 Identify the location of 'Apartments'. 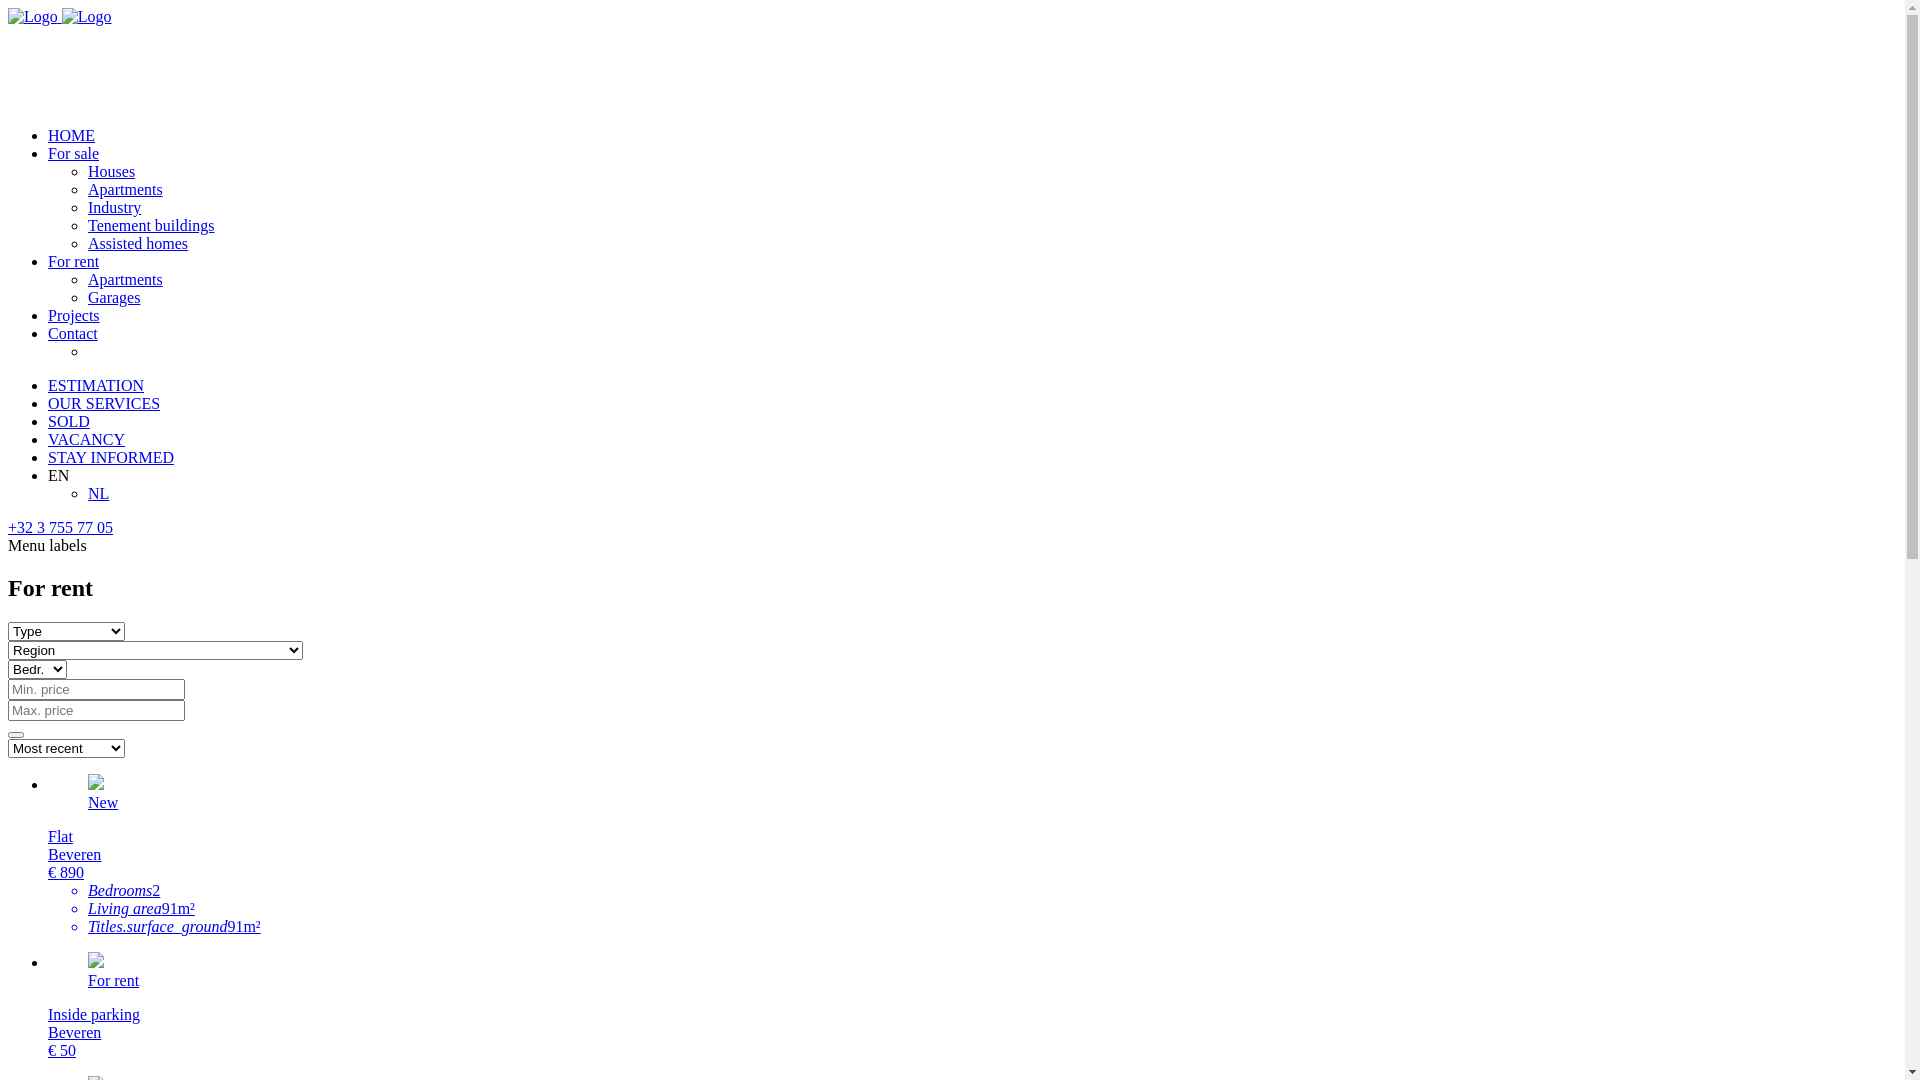
(86, 279).